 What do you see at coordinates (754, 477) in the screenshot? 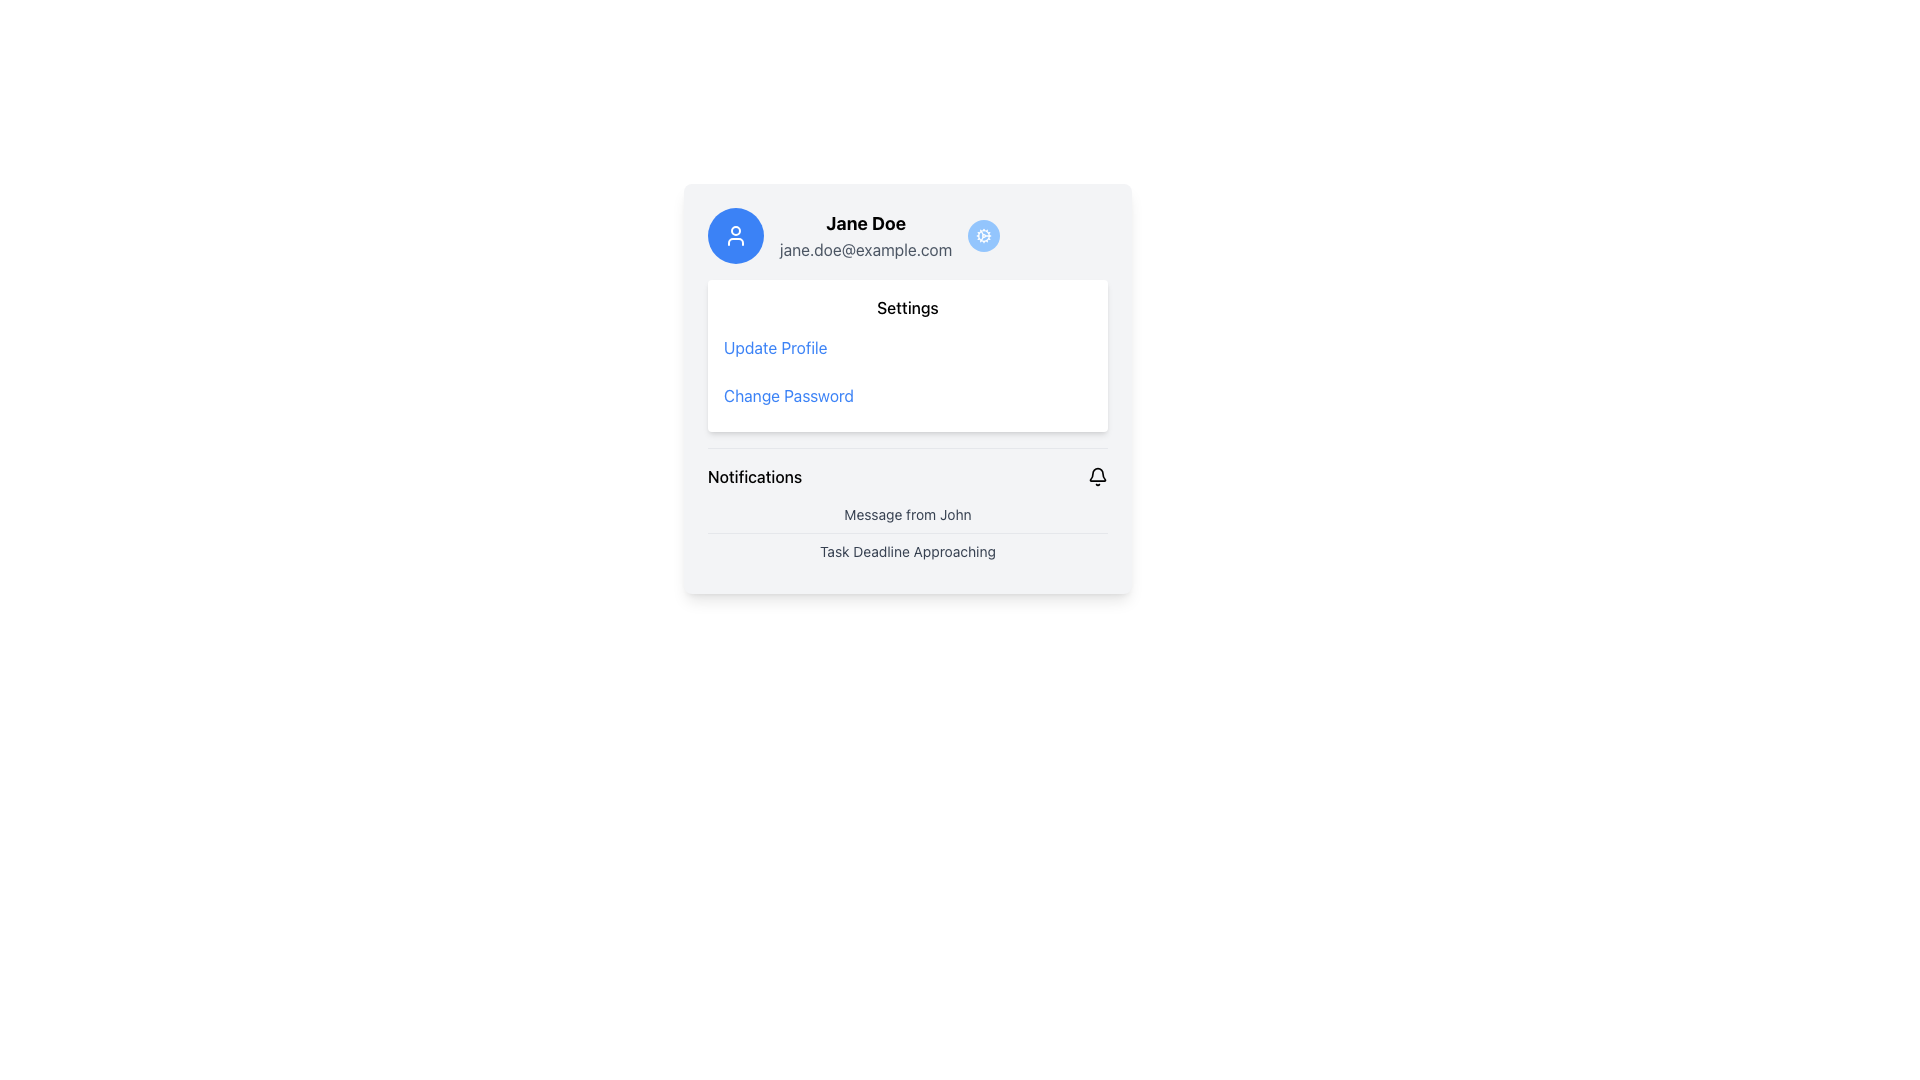
I see `the Text Label indicating the purpose or context of its associated features, which is located in the lower section of a profile card interface, leftmost of a group containing a bell icon` at bounding box center [754, 477].